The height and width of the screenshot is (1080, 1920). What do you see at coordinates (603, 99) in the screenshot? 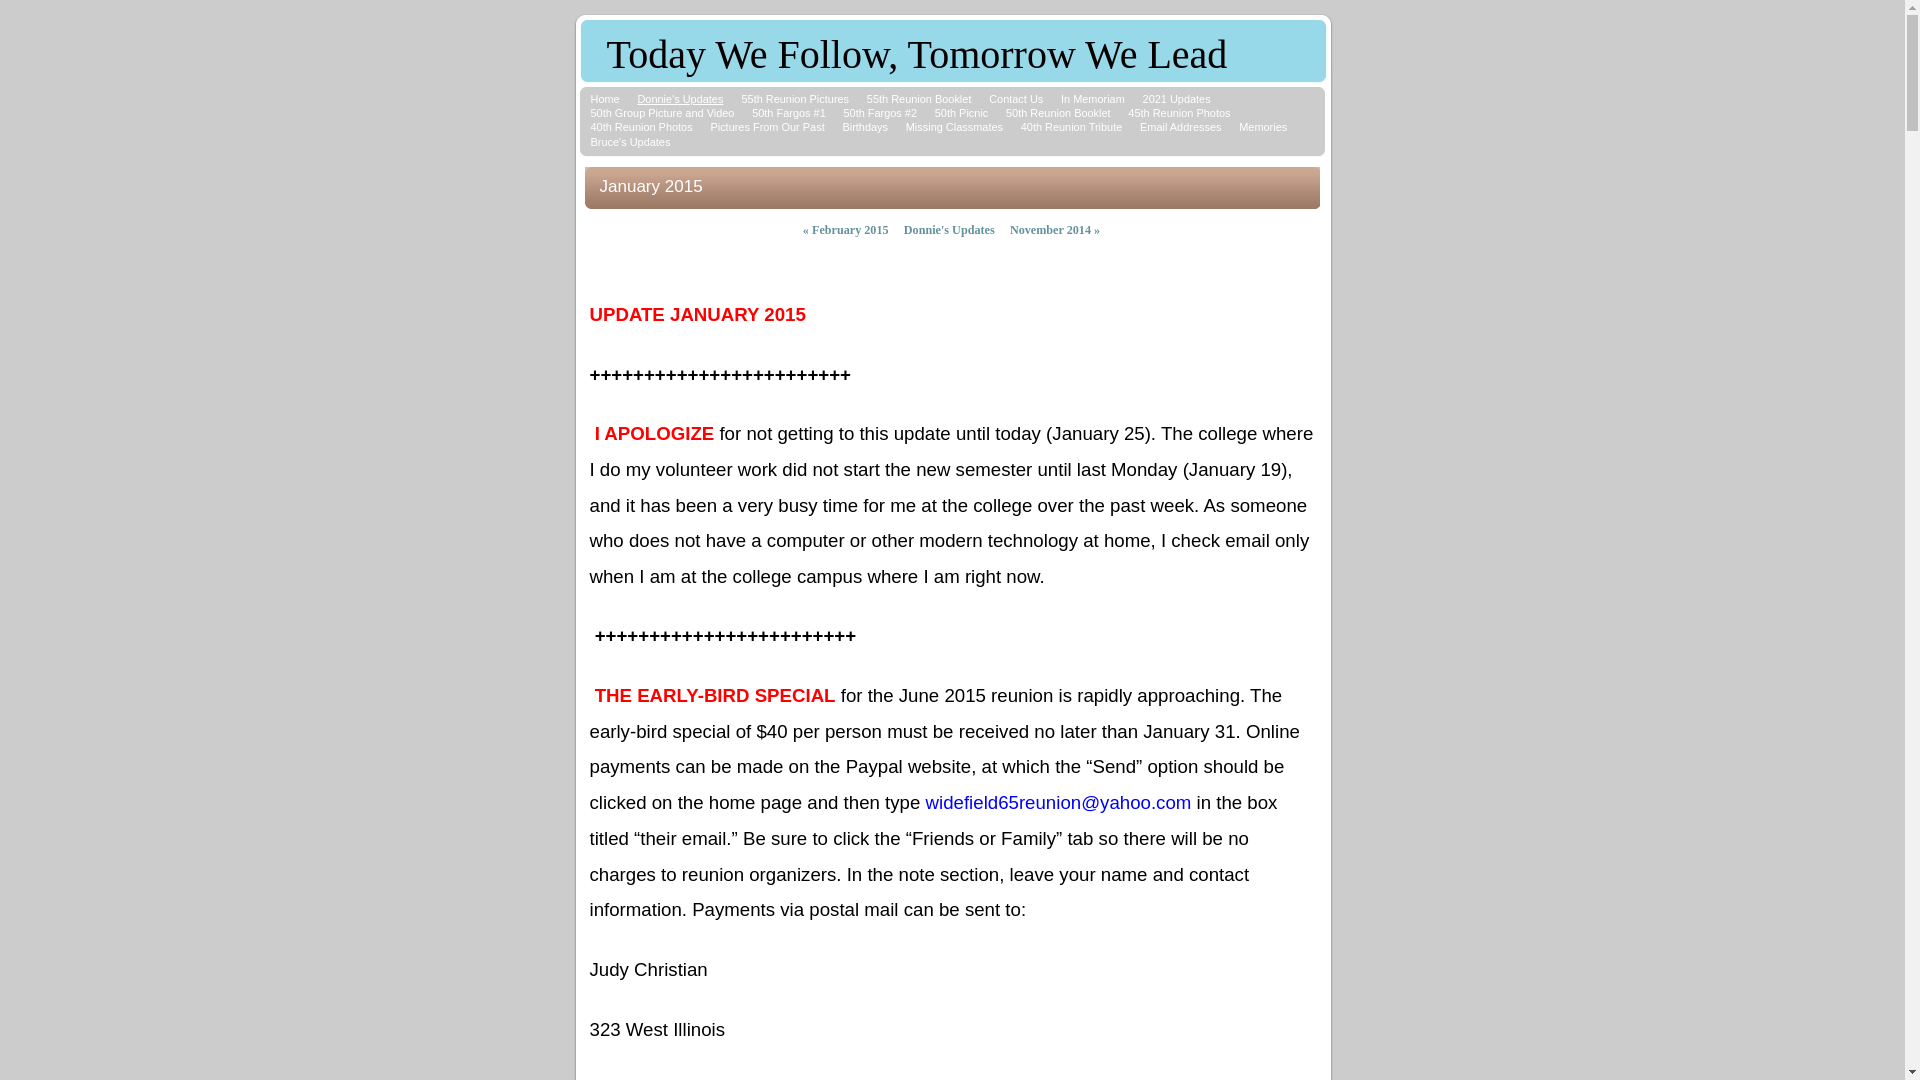
I see `'Home'` at bounding box center [603, 99].